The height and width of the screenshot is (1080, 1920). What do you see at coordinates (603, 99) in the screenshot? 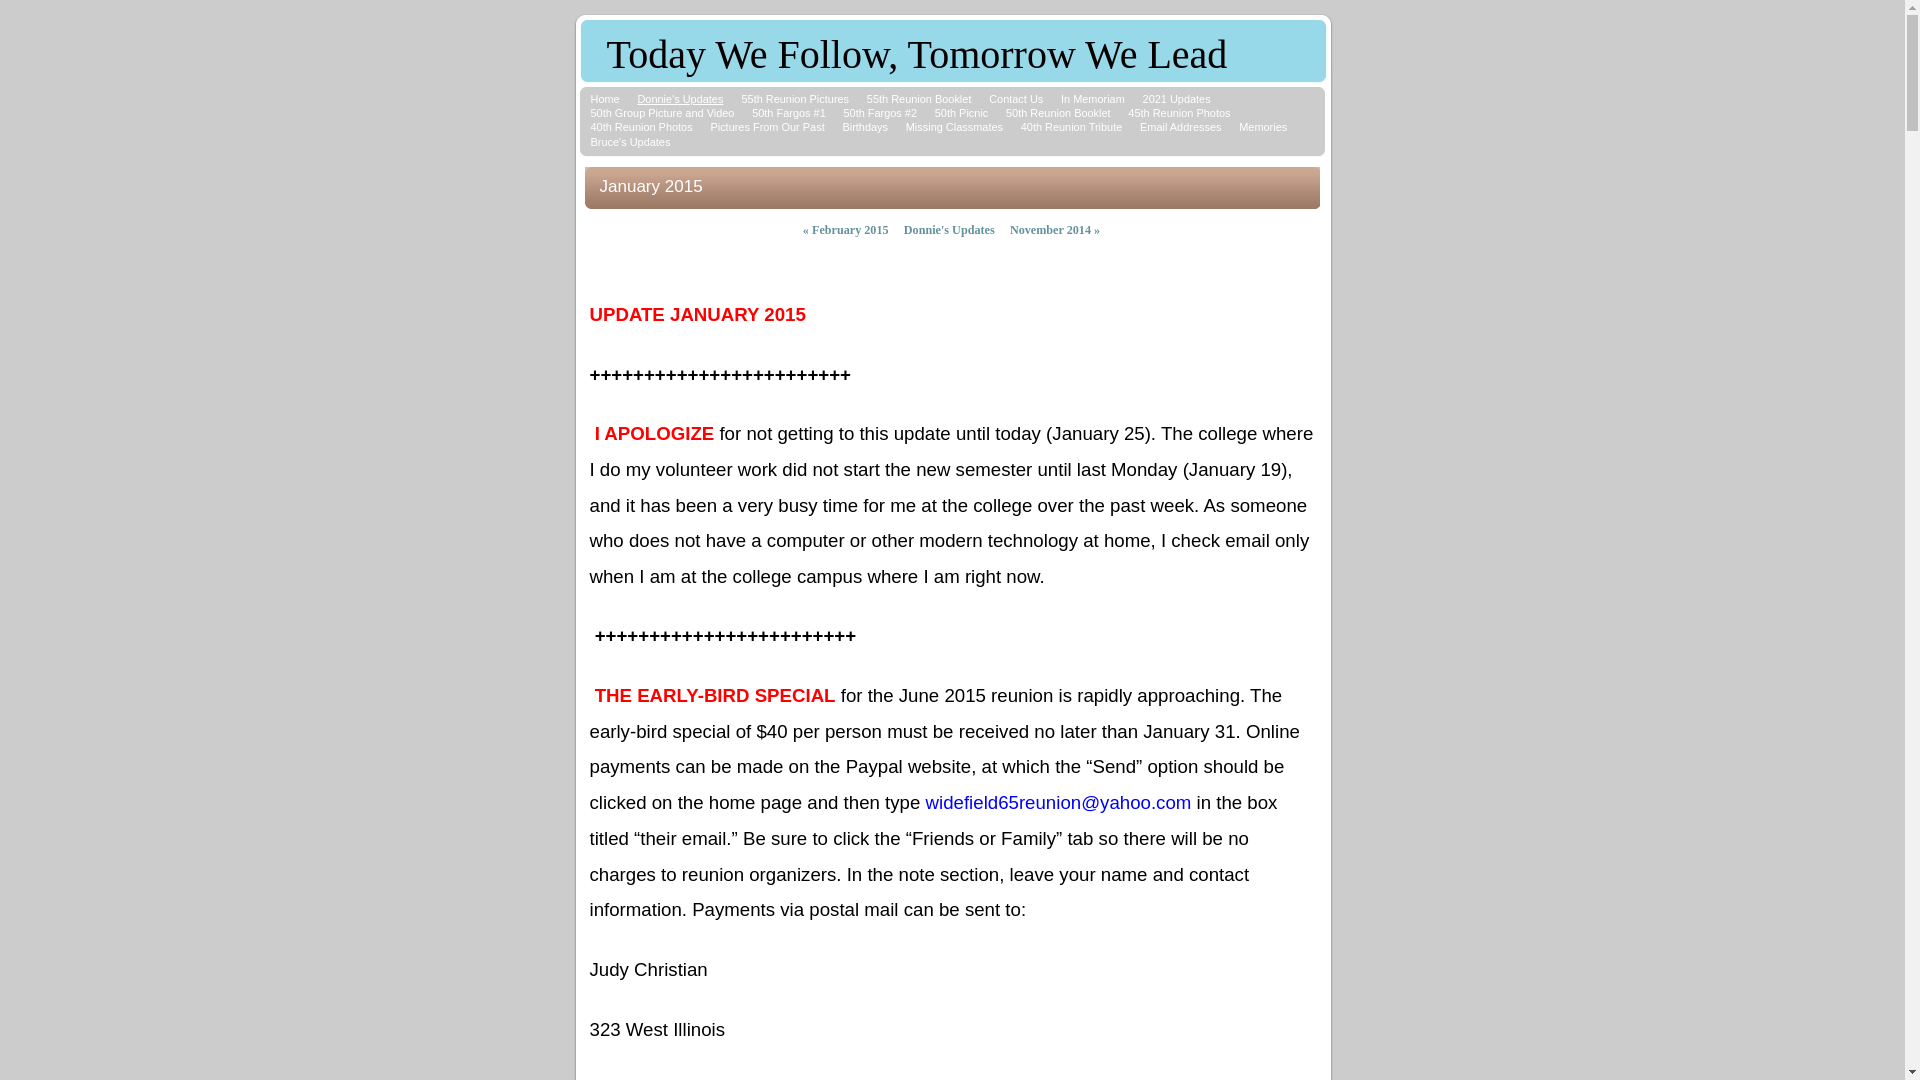
I see `'Home'` at bounding box center [603, 99].